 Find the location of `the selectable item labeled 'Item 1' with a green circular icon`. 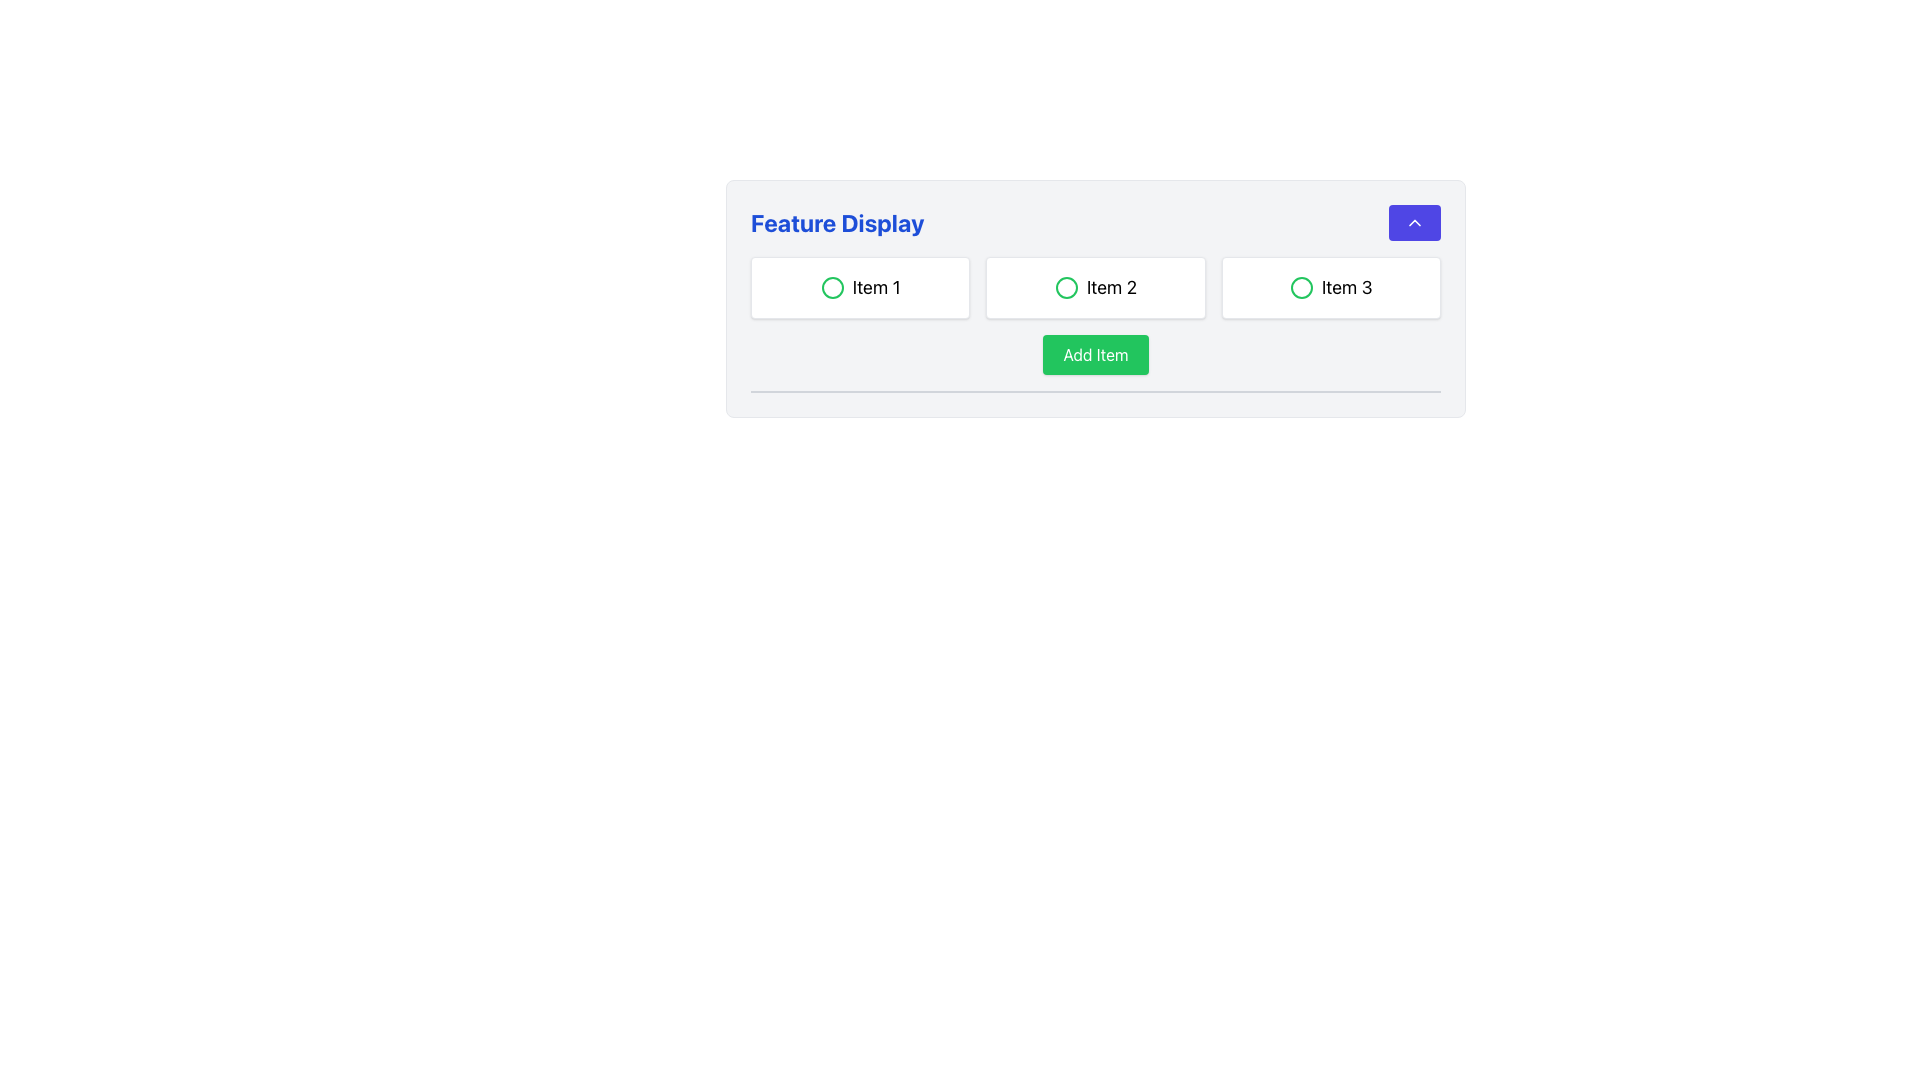

the selectable item labeled 'Item 1' with a green circular icon is located at coordinates (860, 288).